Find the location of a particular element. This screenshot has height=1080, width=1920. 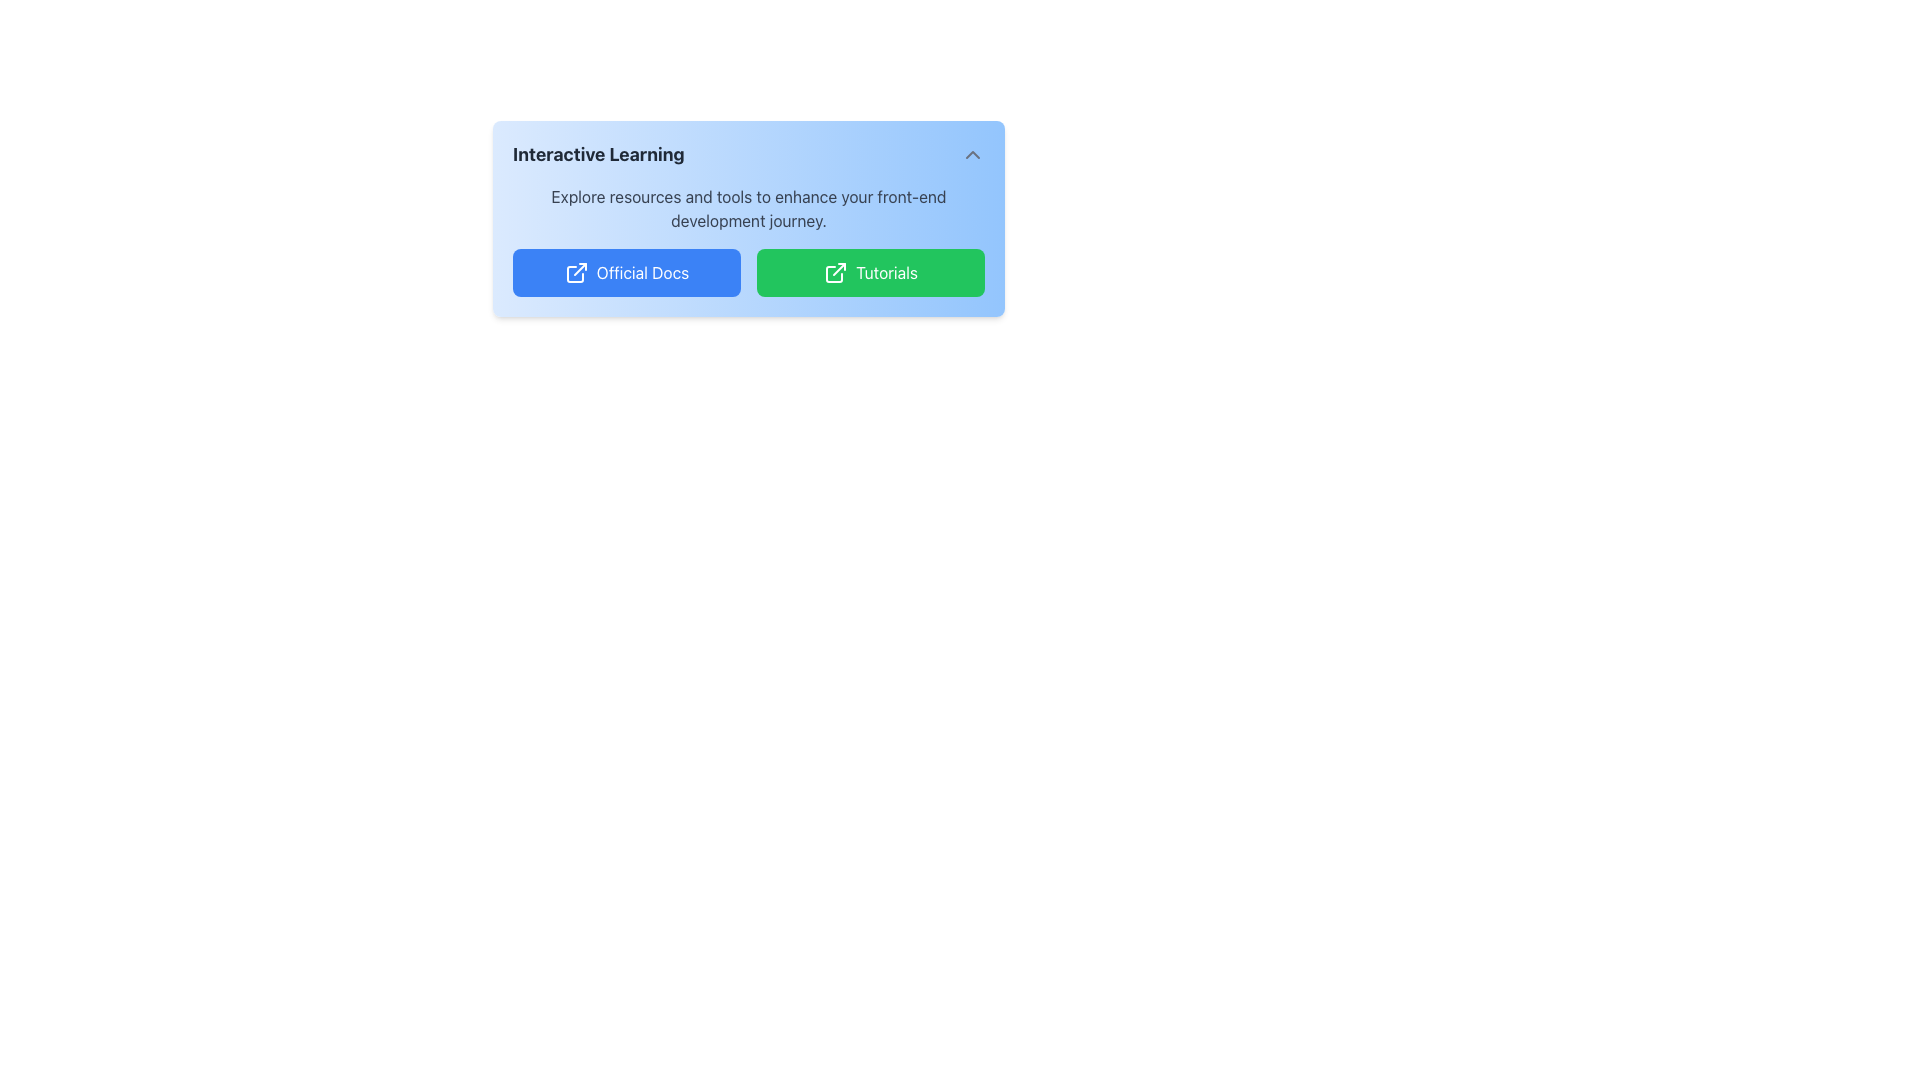

the centrally positioned Label or Static Text that provides context or guidance for the section, located above the 'Official Docs' and 'Tutorials' buttons is located at coordinates (747, 208).